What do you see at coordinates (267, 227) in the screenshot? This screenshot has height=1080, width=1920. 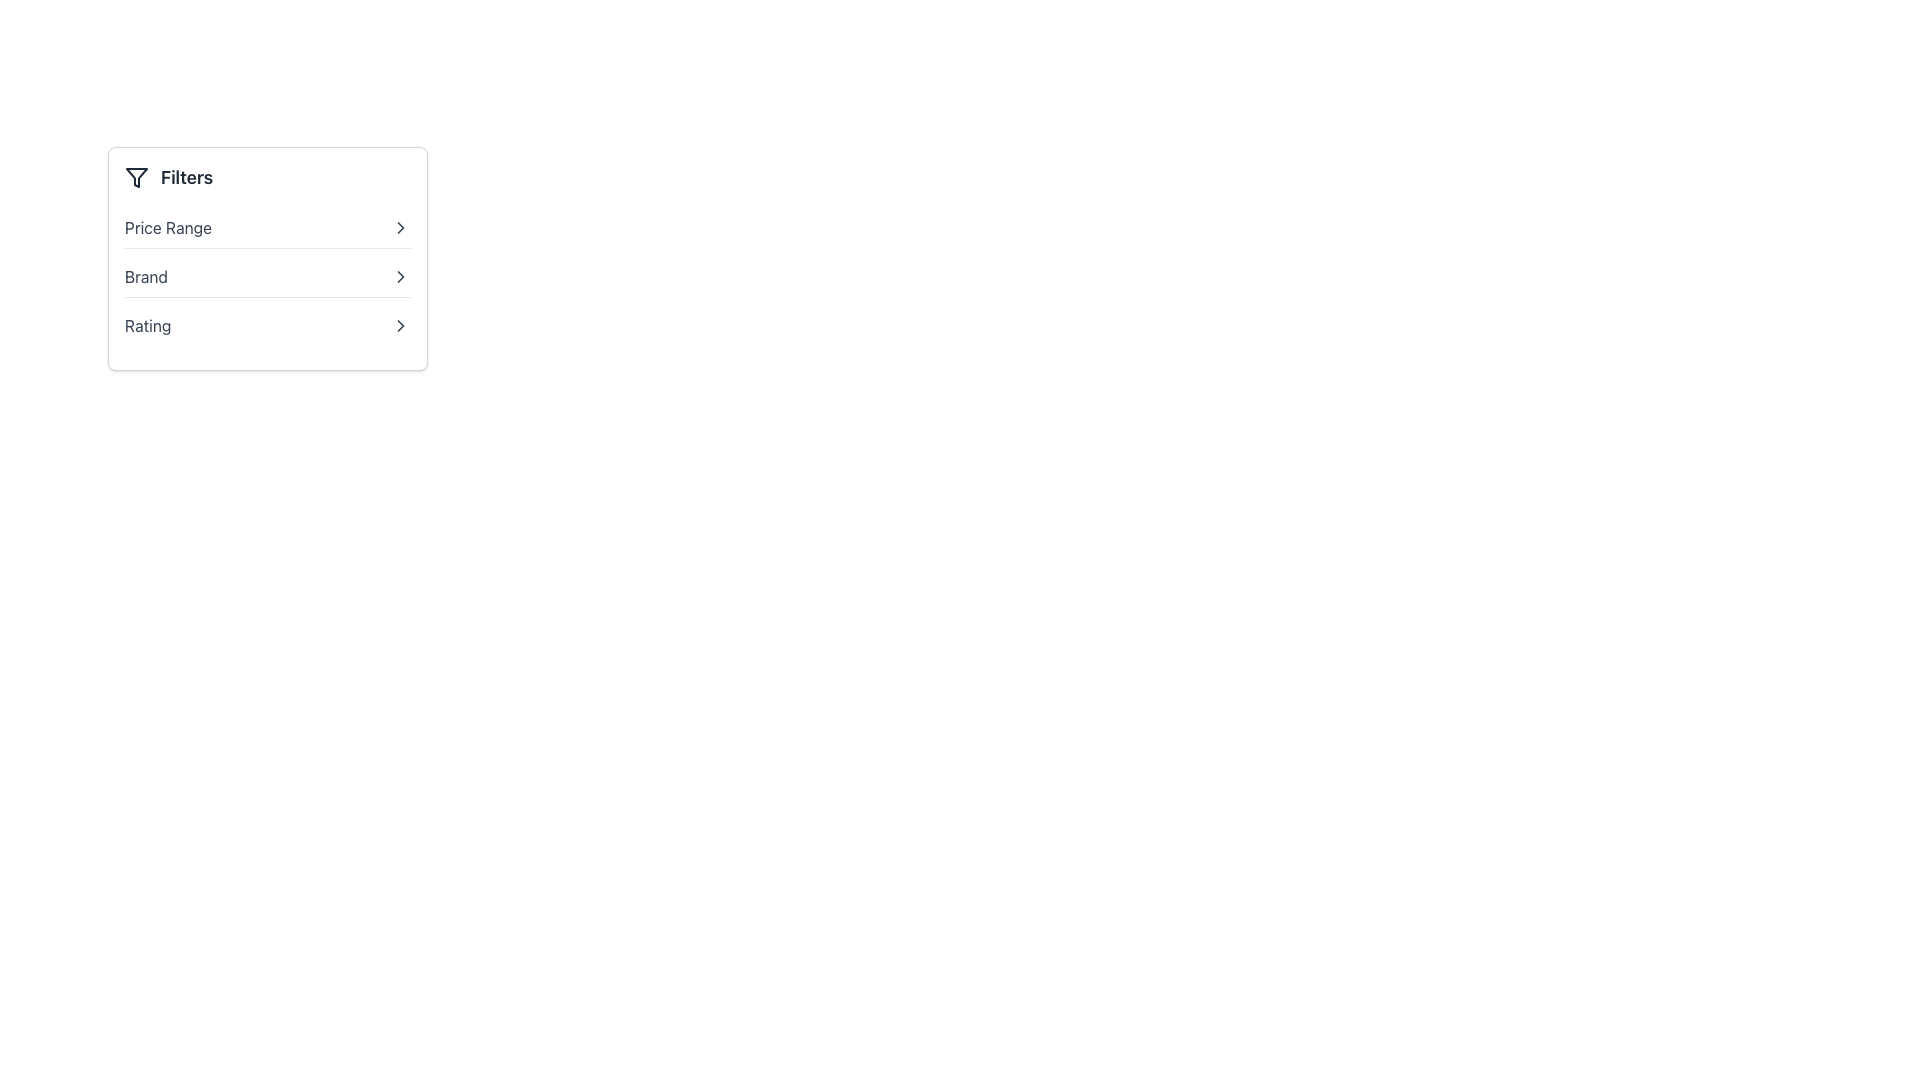 I see `the 'Price Range' clickable list item in the filter menu` at bounding box center [267, 227].